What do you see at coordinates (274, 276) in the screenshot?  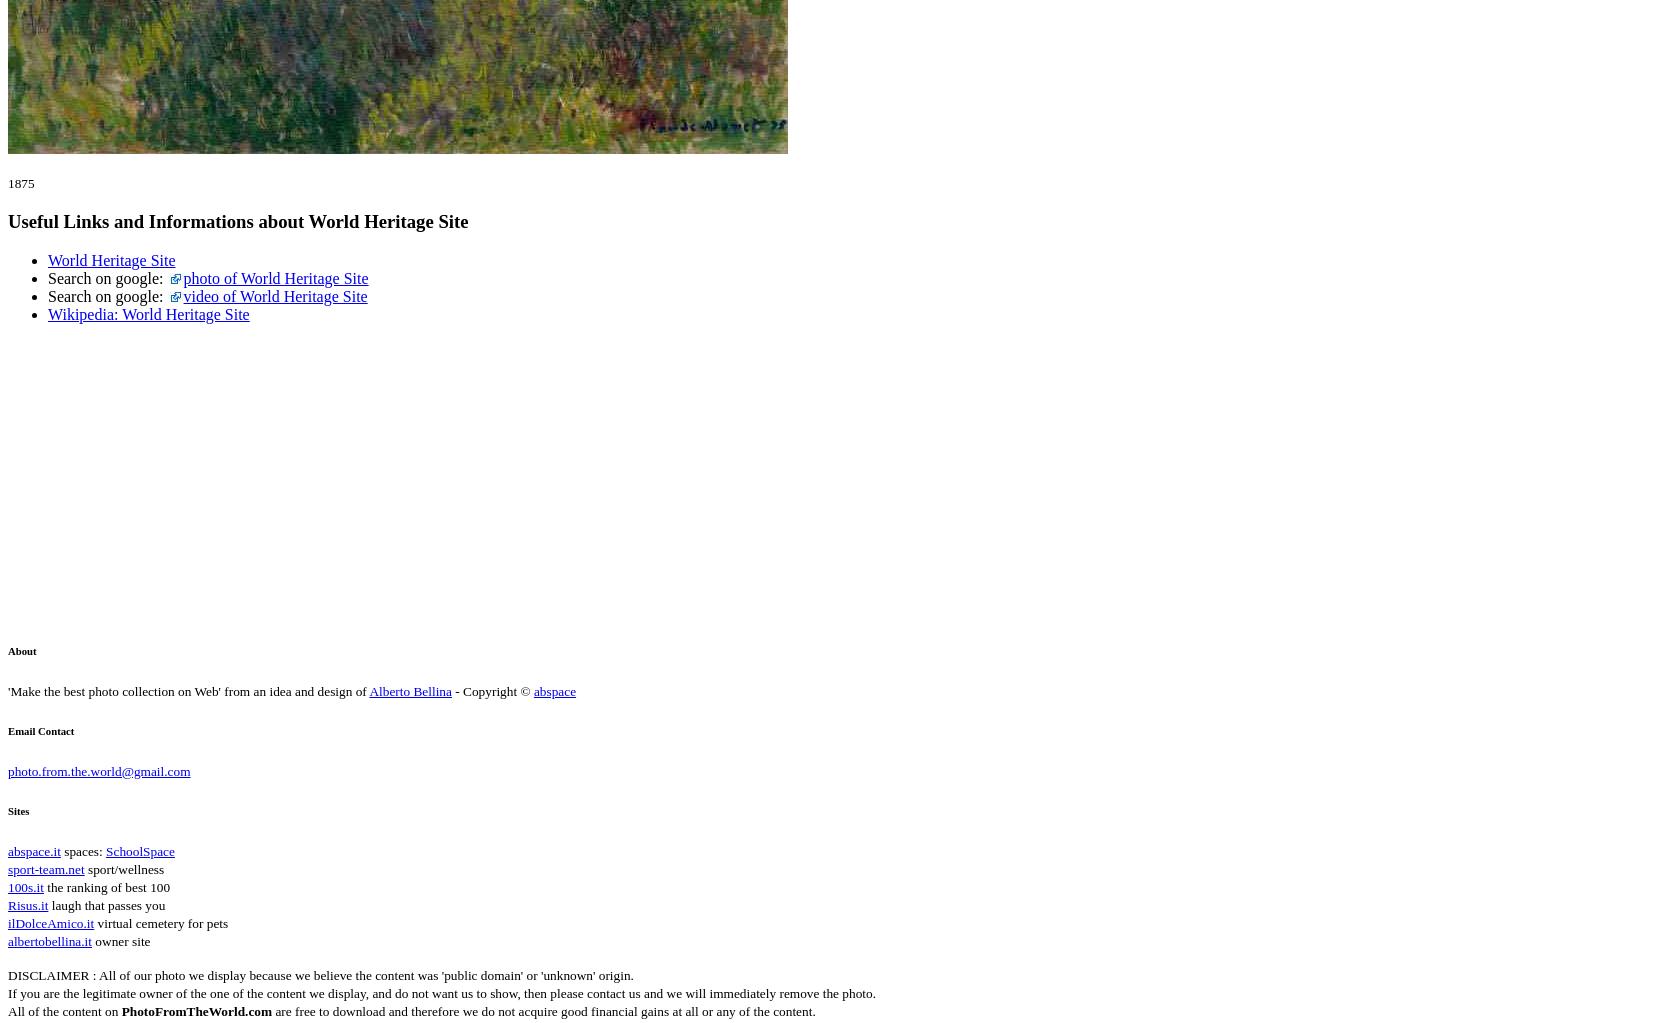 I see `'photo of World Heritage Site'` at bounding box center [274, 276].